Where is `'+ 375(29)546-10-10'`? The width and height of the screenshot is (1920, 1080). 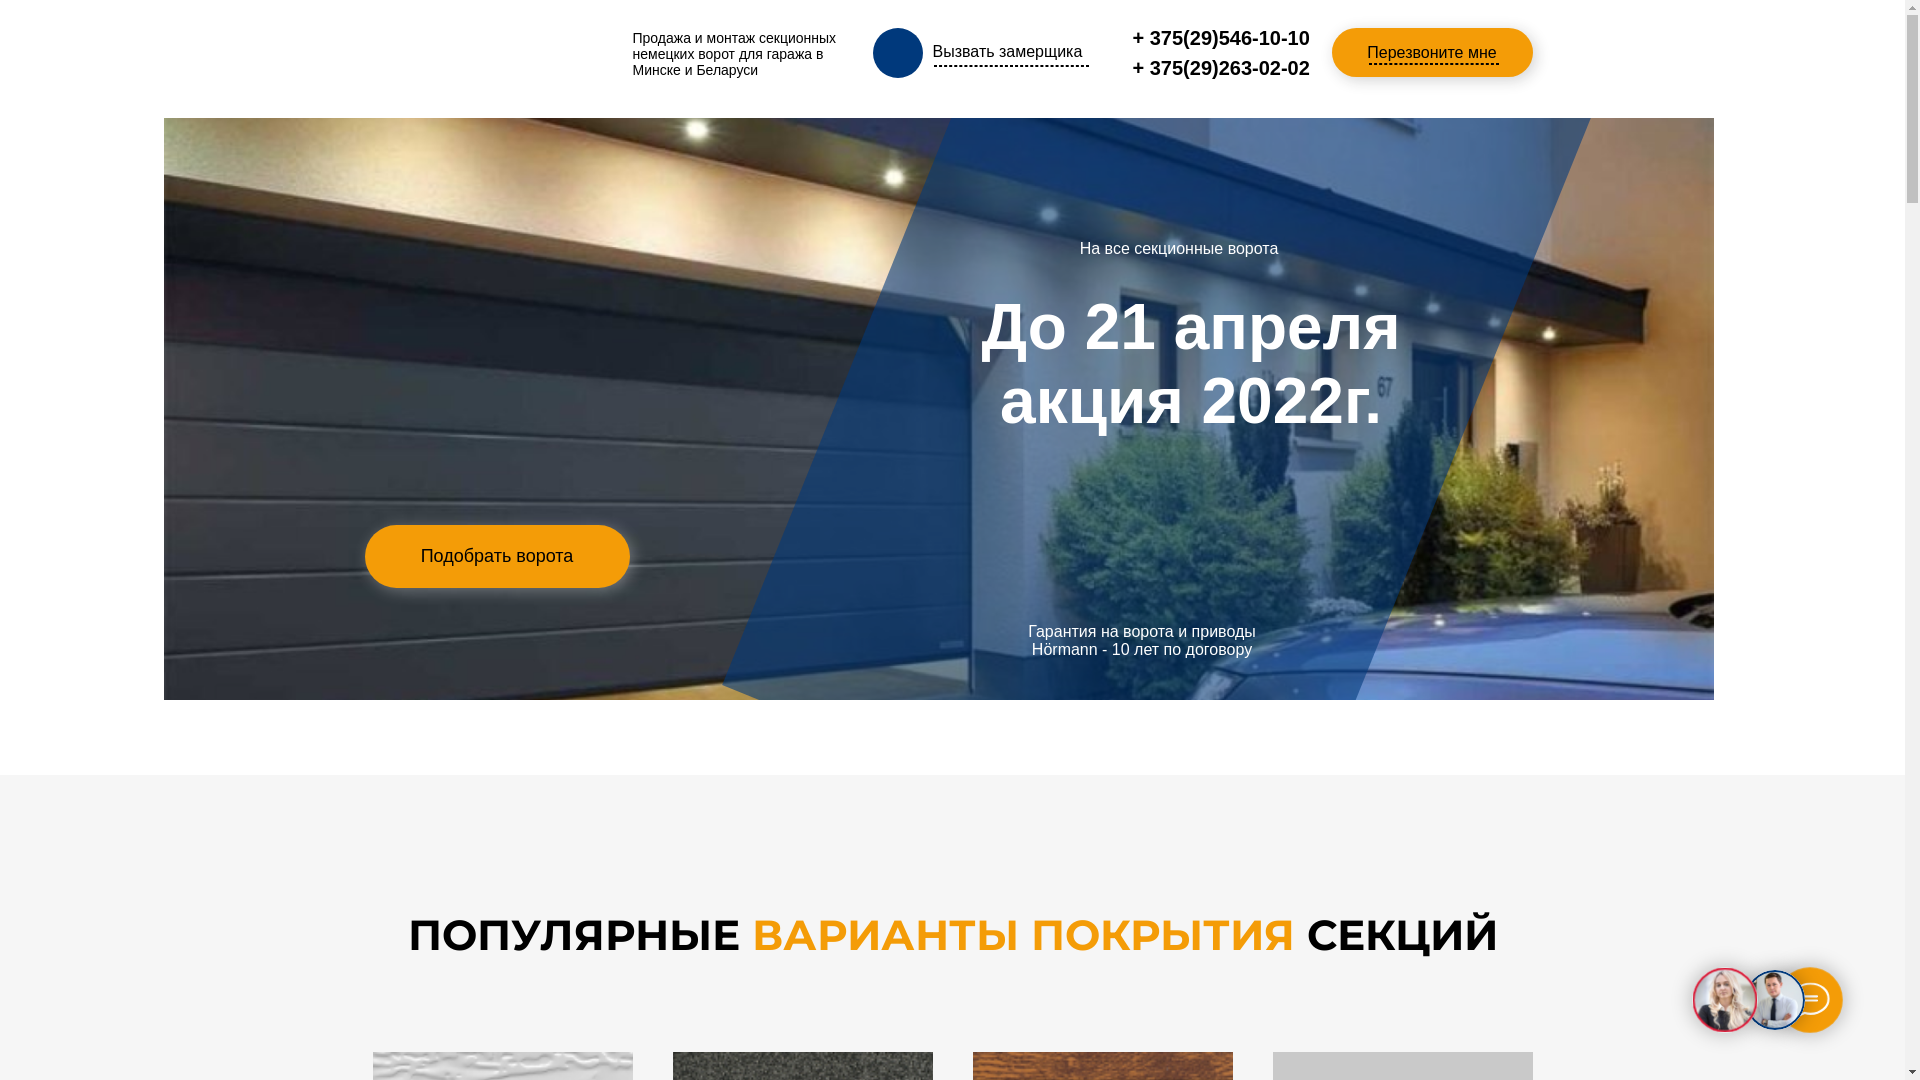 '+ 375(29)546-10-10' is located at coordinates (1219, 38).